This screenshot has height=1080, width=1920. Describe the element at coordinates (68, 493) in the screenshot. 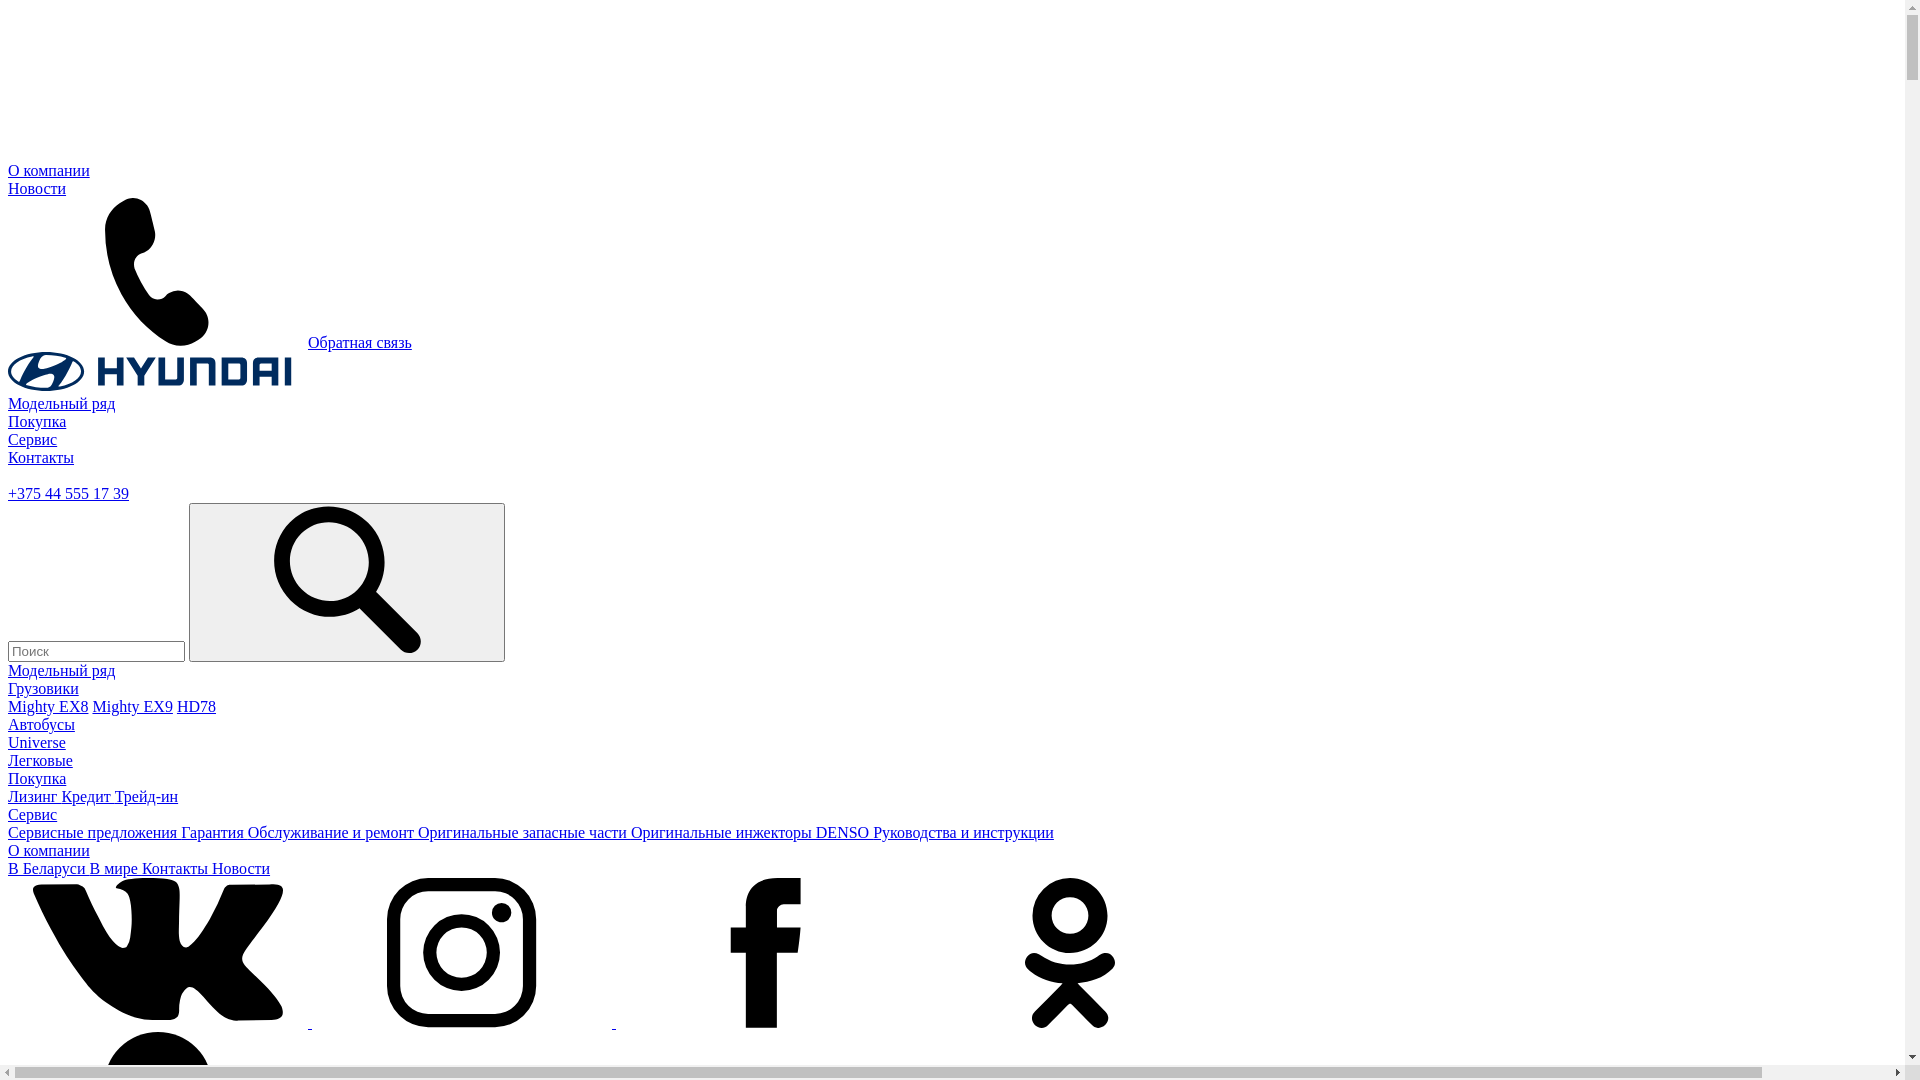

I see `'+375 44 555 17 39'` at that location.